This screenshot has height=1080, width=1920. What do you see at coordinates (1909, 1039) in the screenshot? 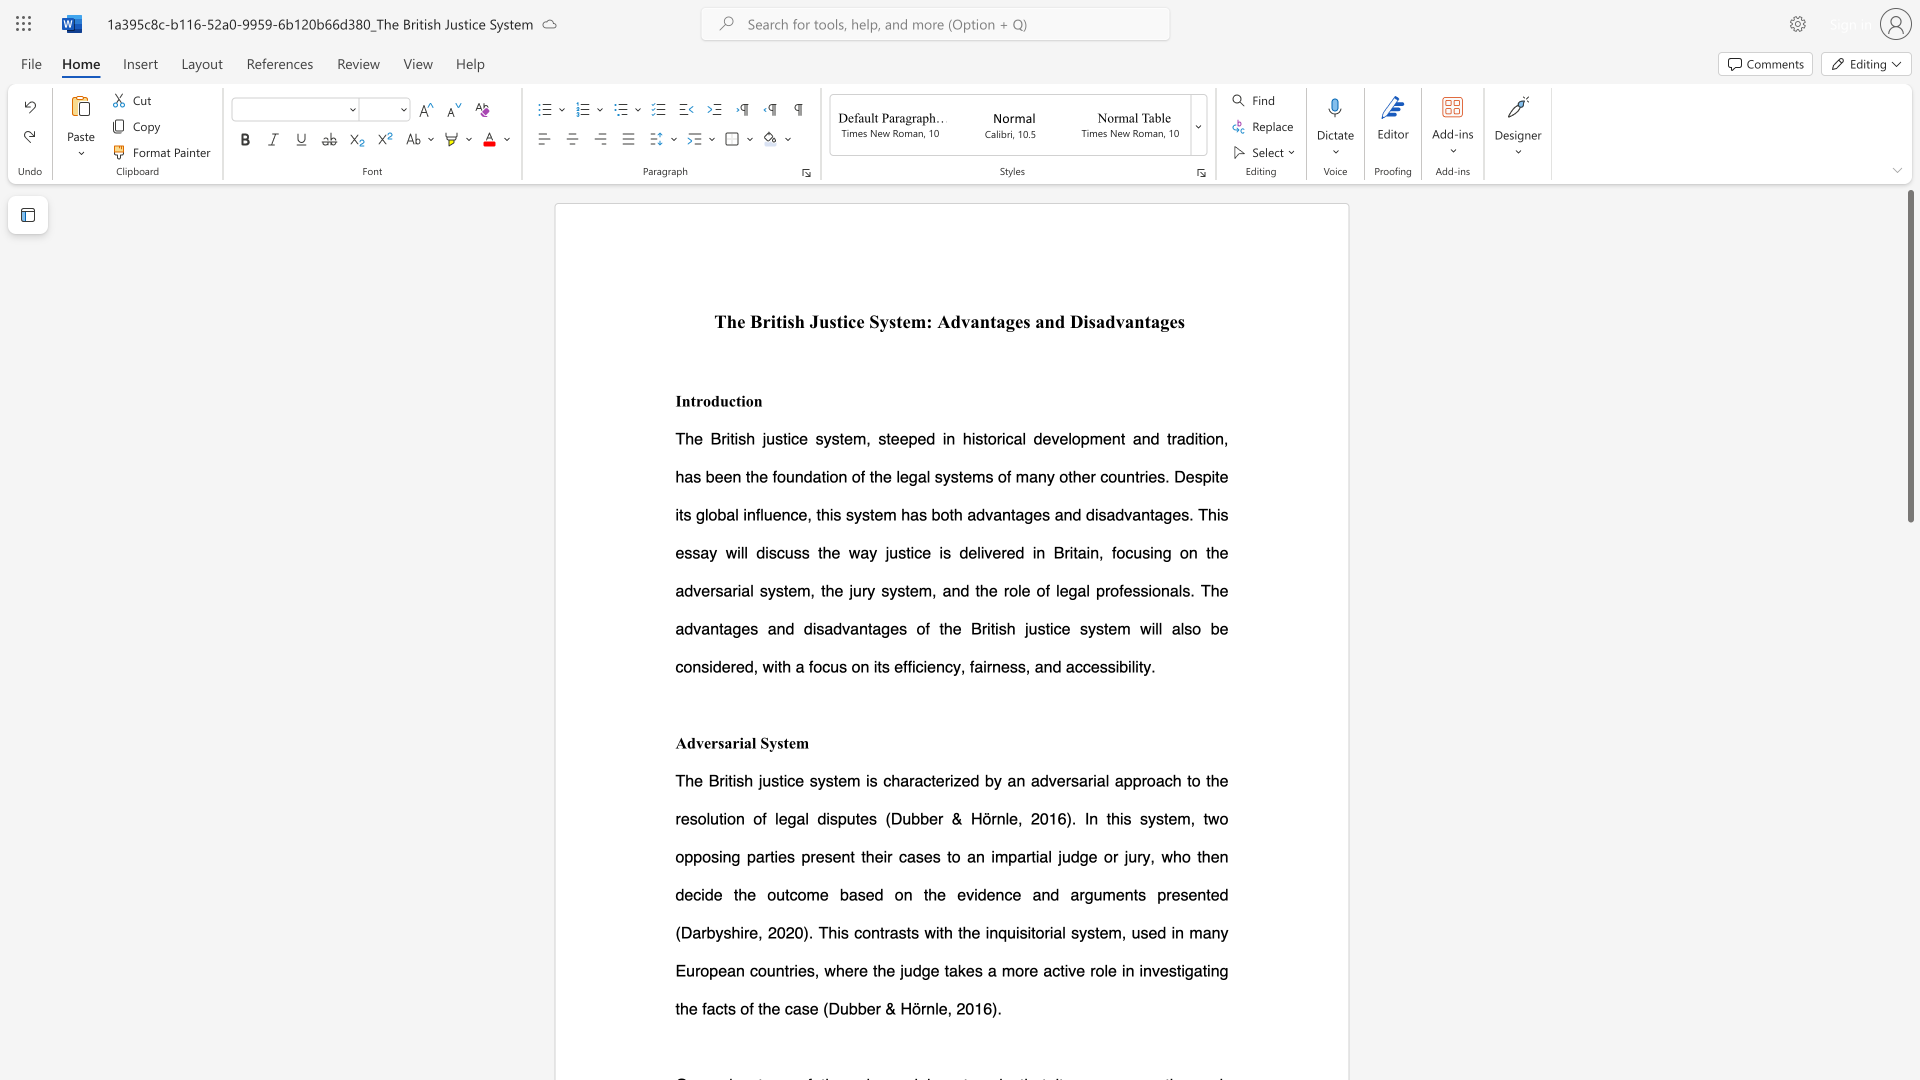
I see `the side scrollbar to bring the page down` at bounding box center [1909, 1039].